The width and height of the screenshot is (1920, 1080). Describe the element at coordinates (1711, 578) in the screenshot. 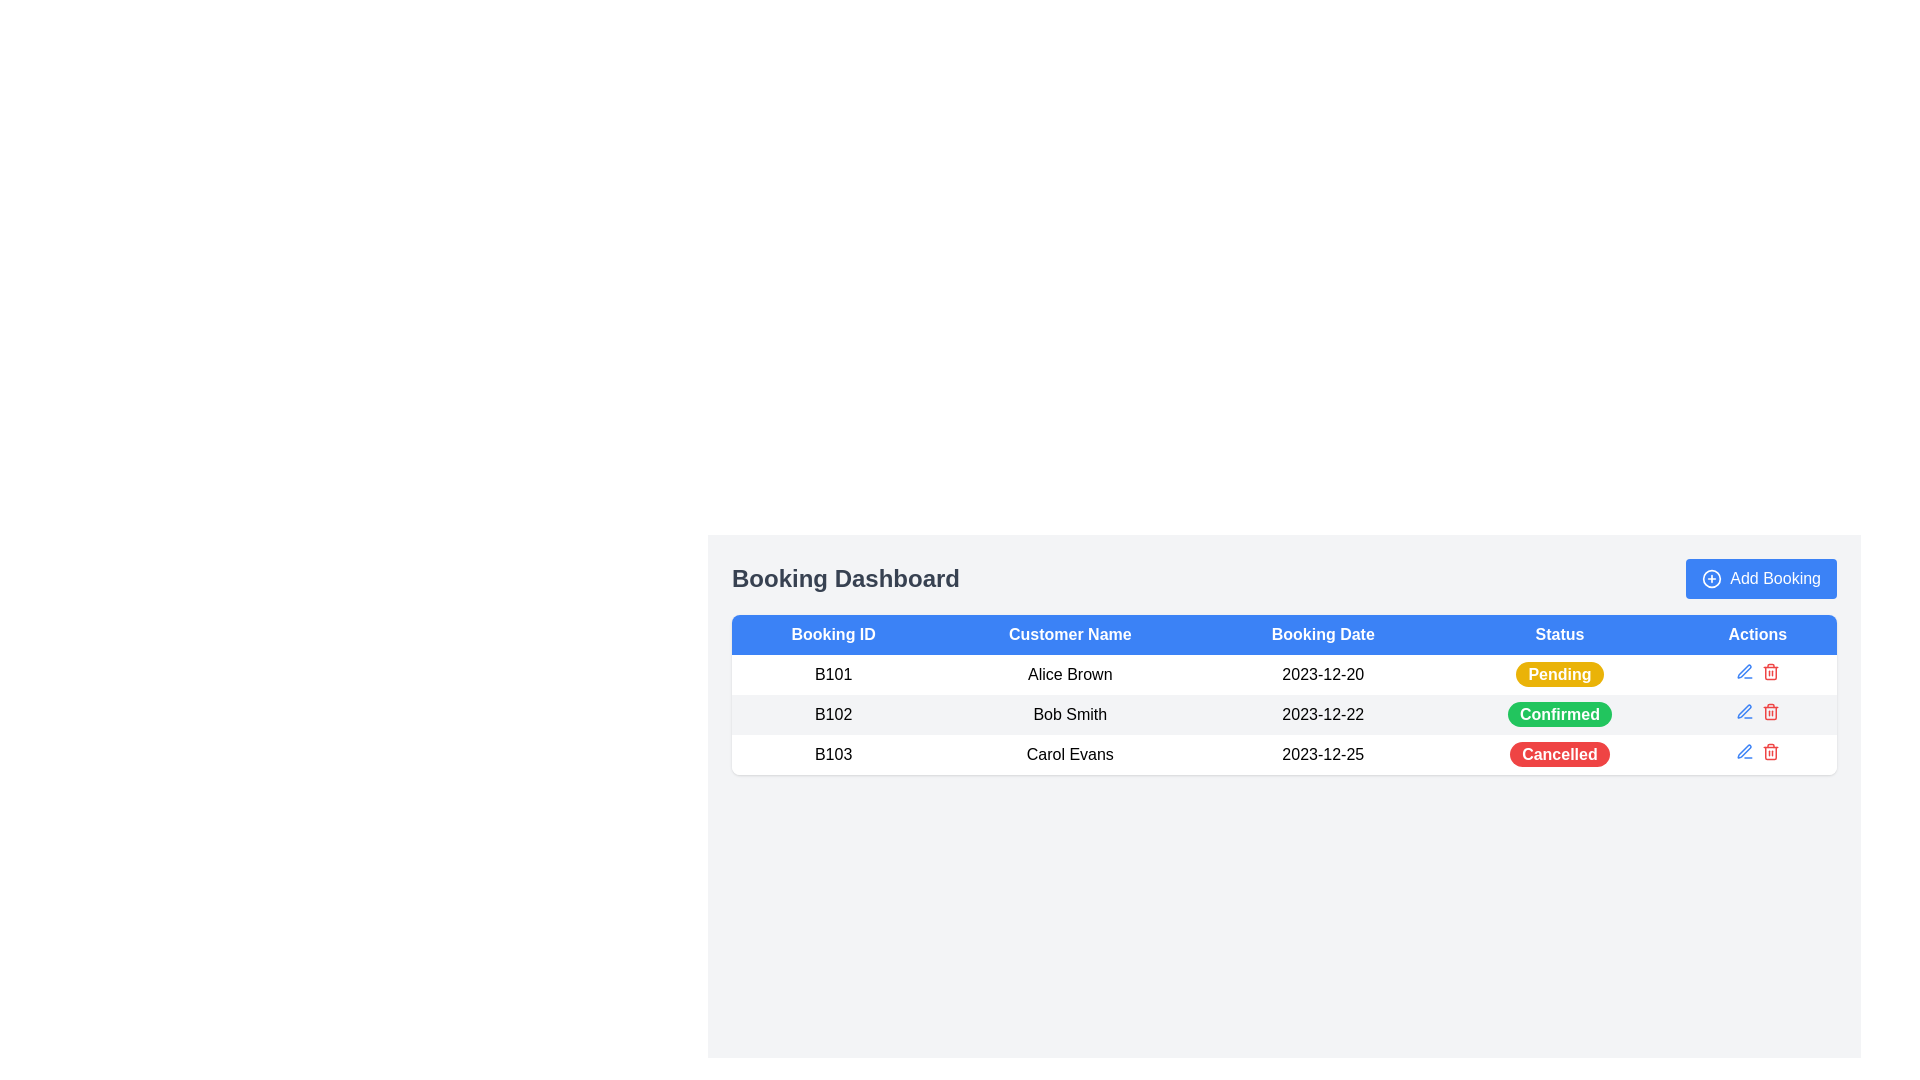

I see `the circular icon component representing the 'add' action within the 'Add Booking' button located at the top-right side of the interface` at that location.